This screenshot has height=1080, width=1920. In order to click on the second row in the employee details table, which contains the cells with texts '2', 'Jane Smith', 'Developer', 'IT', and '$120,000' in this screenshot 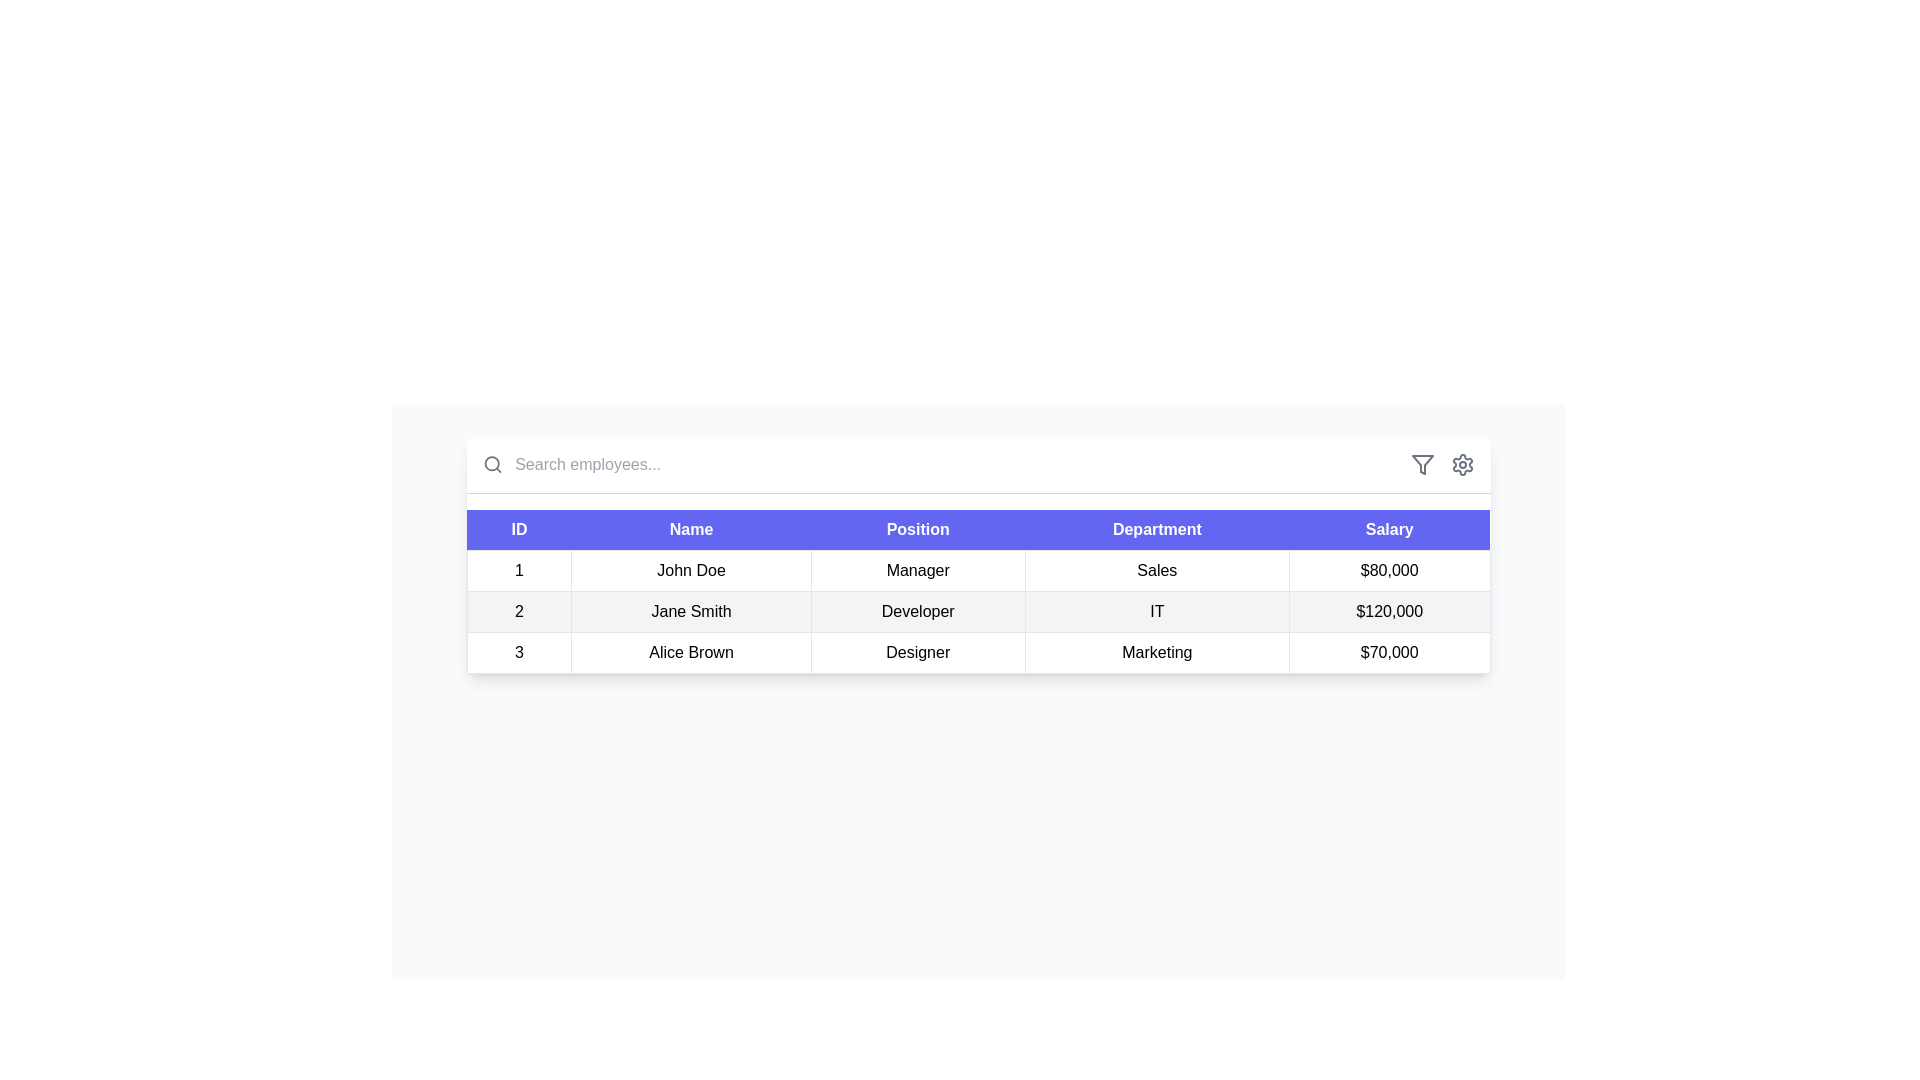, I will do `click(978, 611)`.